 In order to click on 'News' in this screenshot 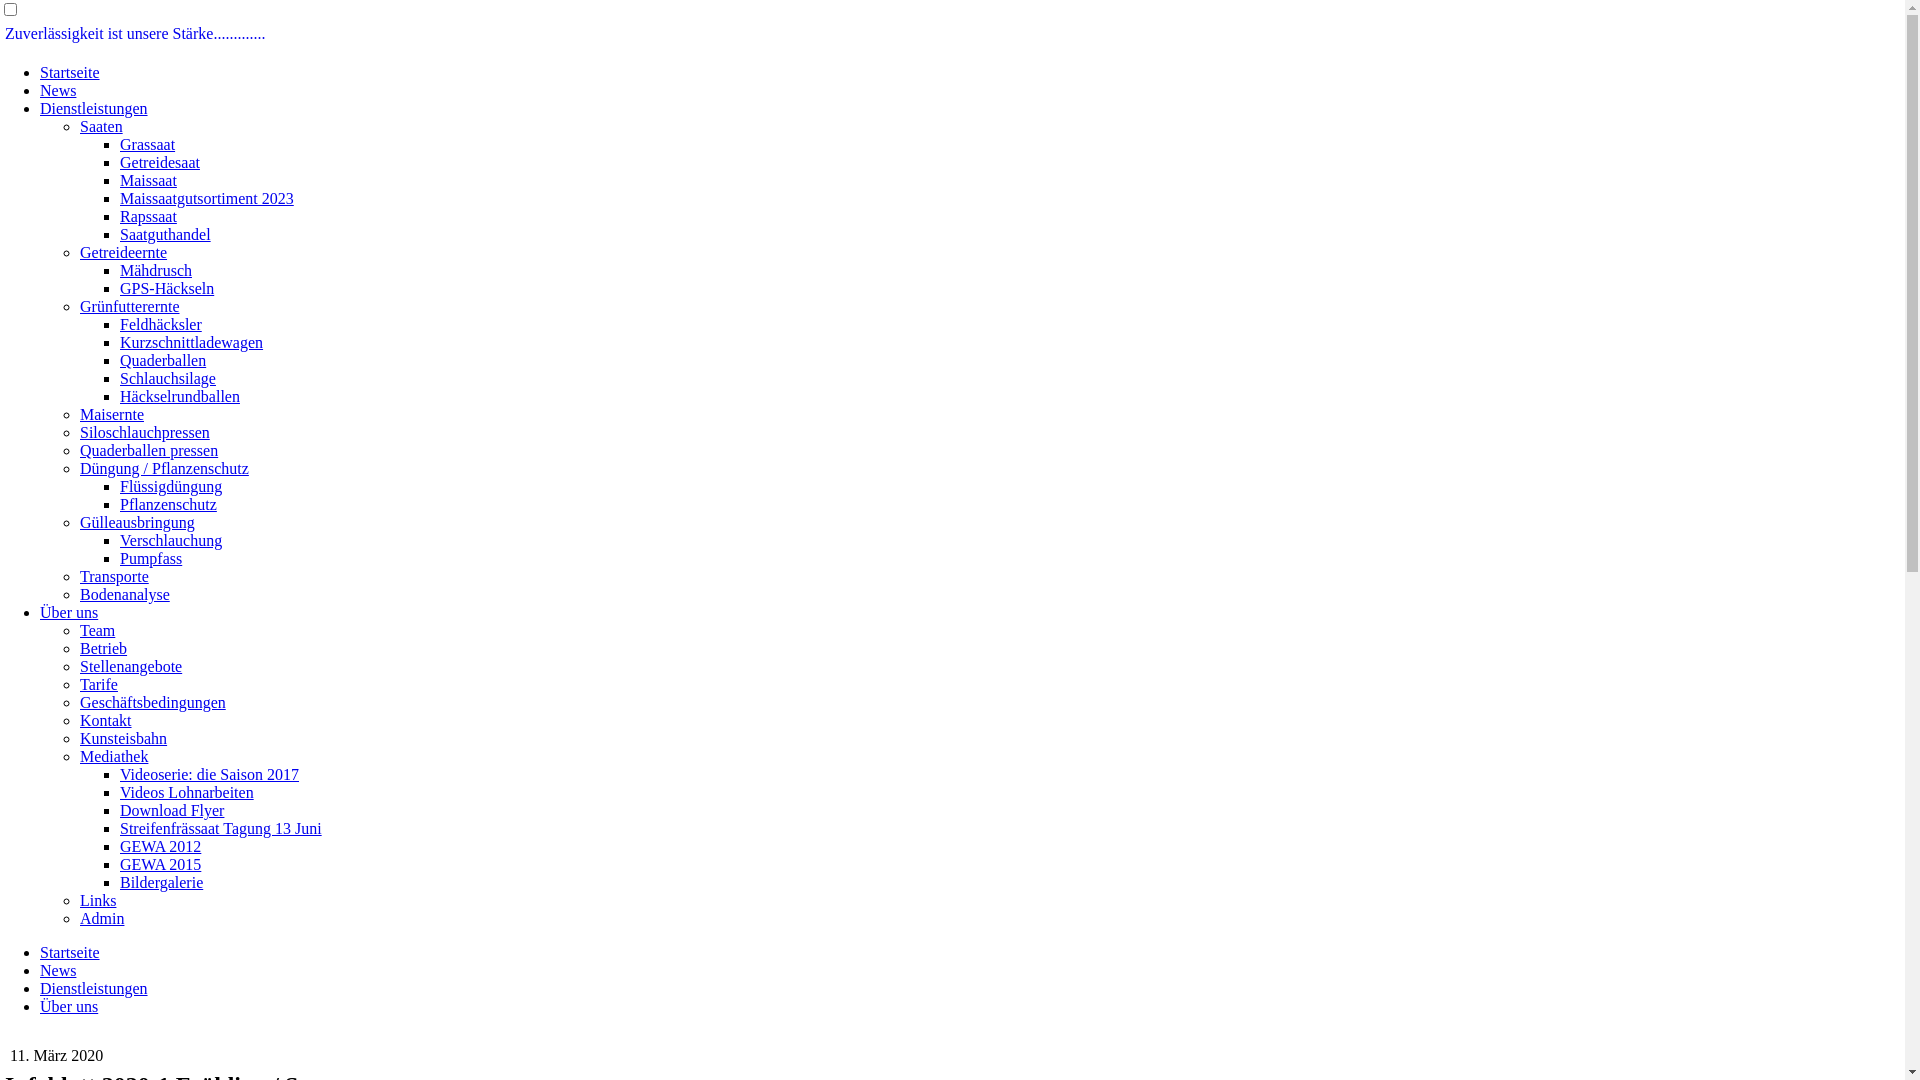, I will do `click(57, 969)`.